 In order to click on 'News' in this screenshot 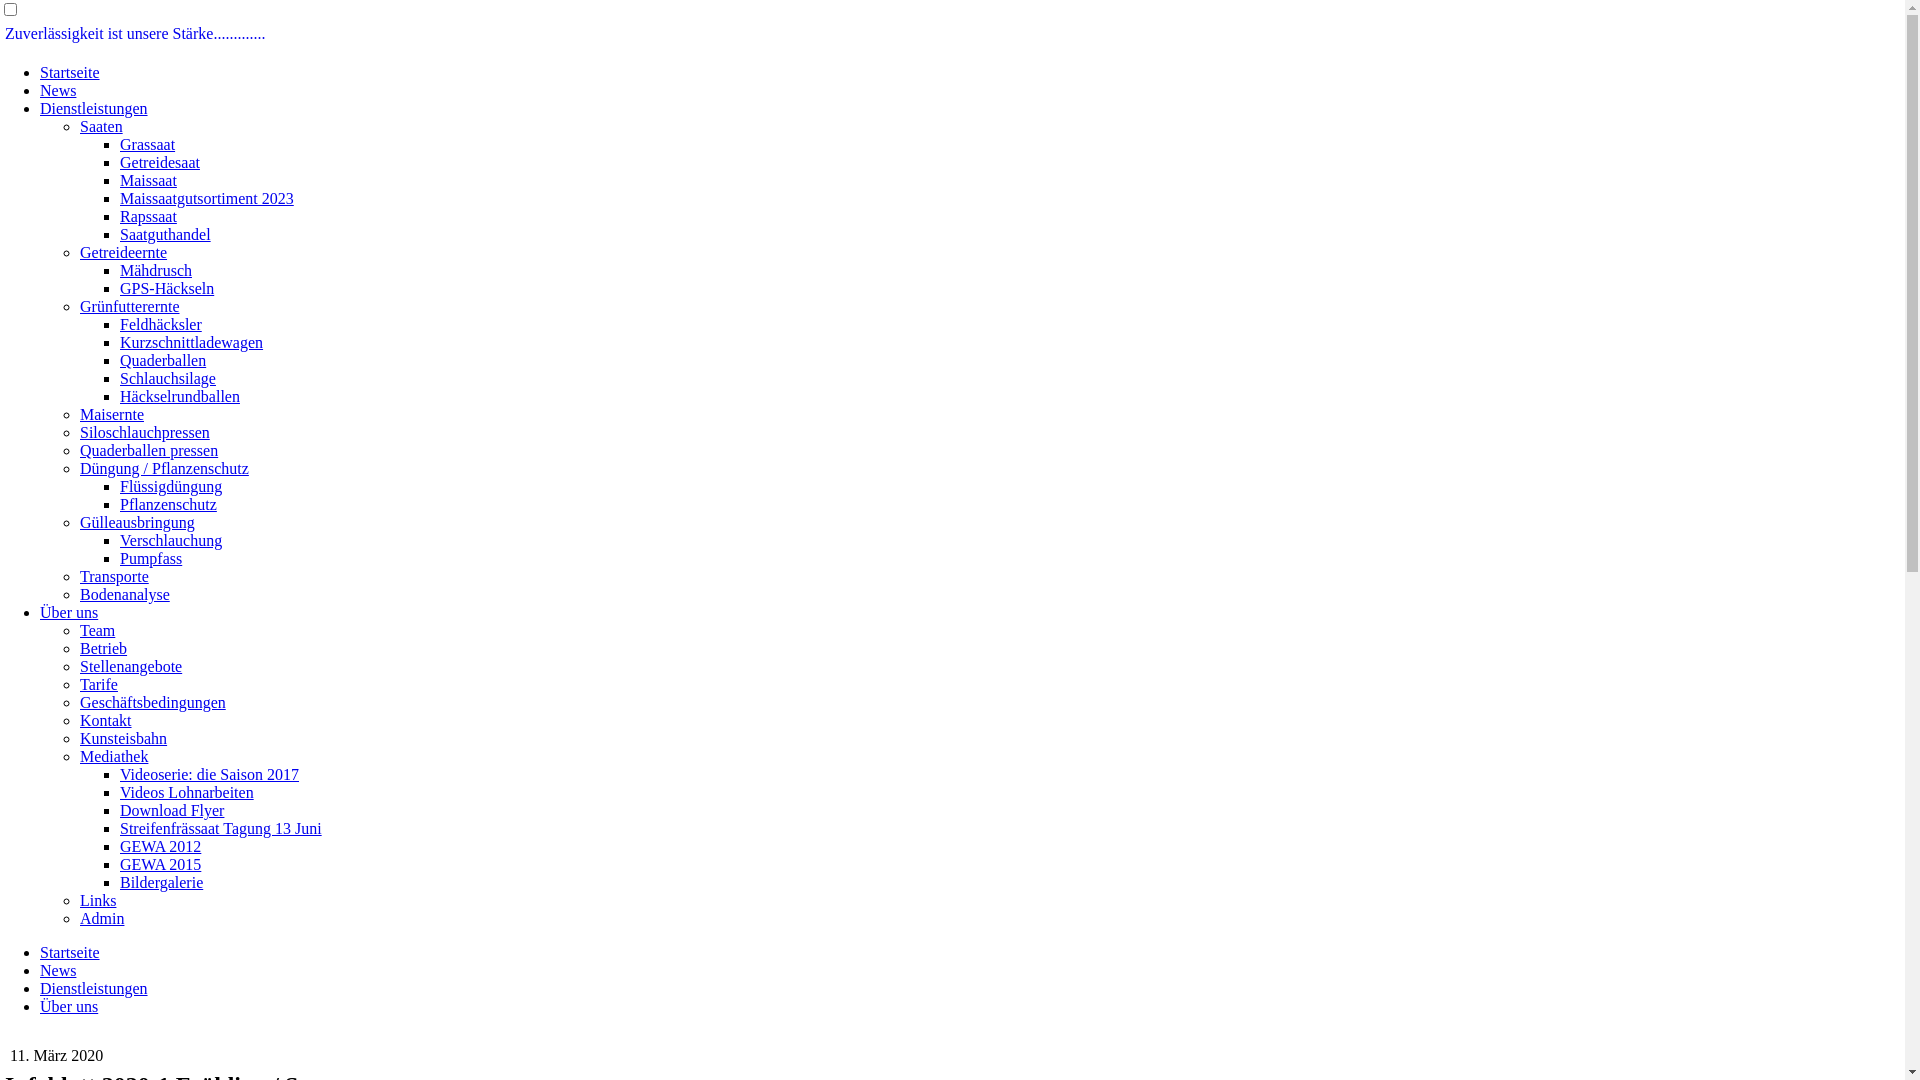, I will do `click(57, 969)`.